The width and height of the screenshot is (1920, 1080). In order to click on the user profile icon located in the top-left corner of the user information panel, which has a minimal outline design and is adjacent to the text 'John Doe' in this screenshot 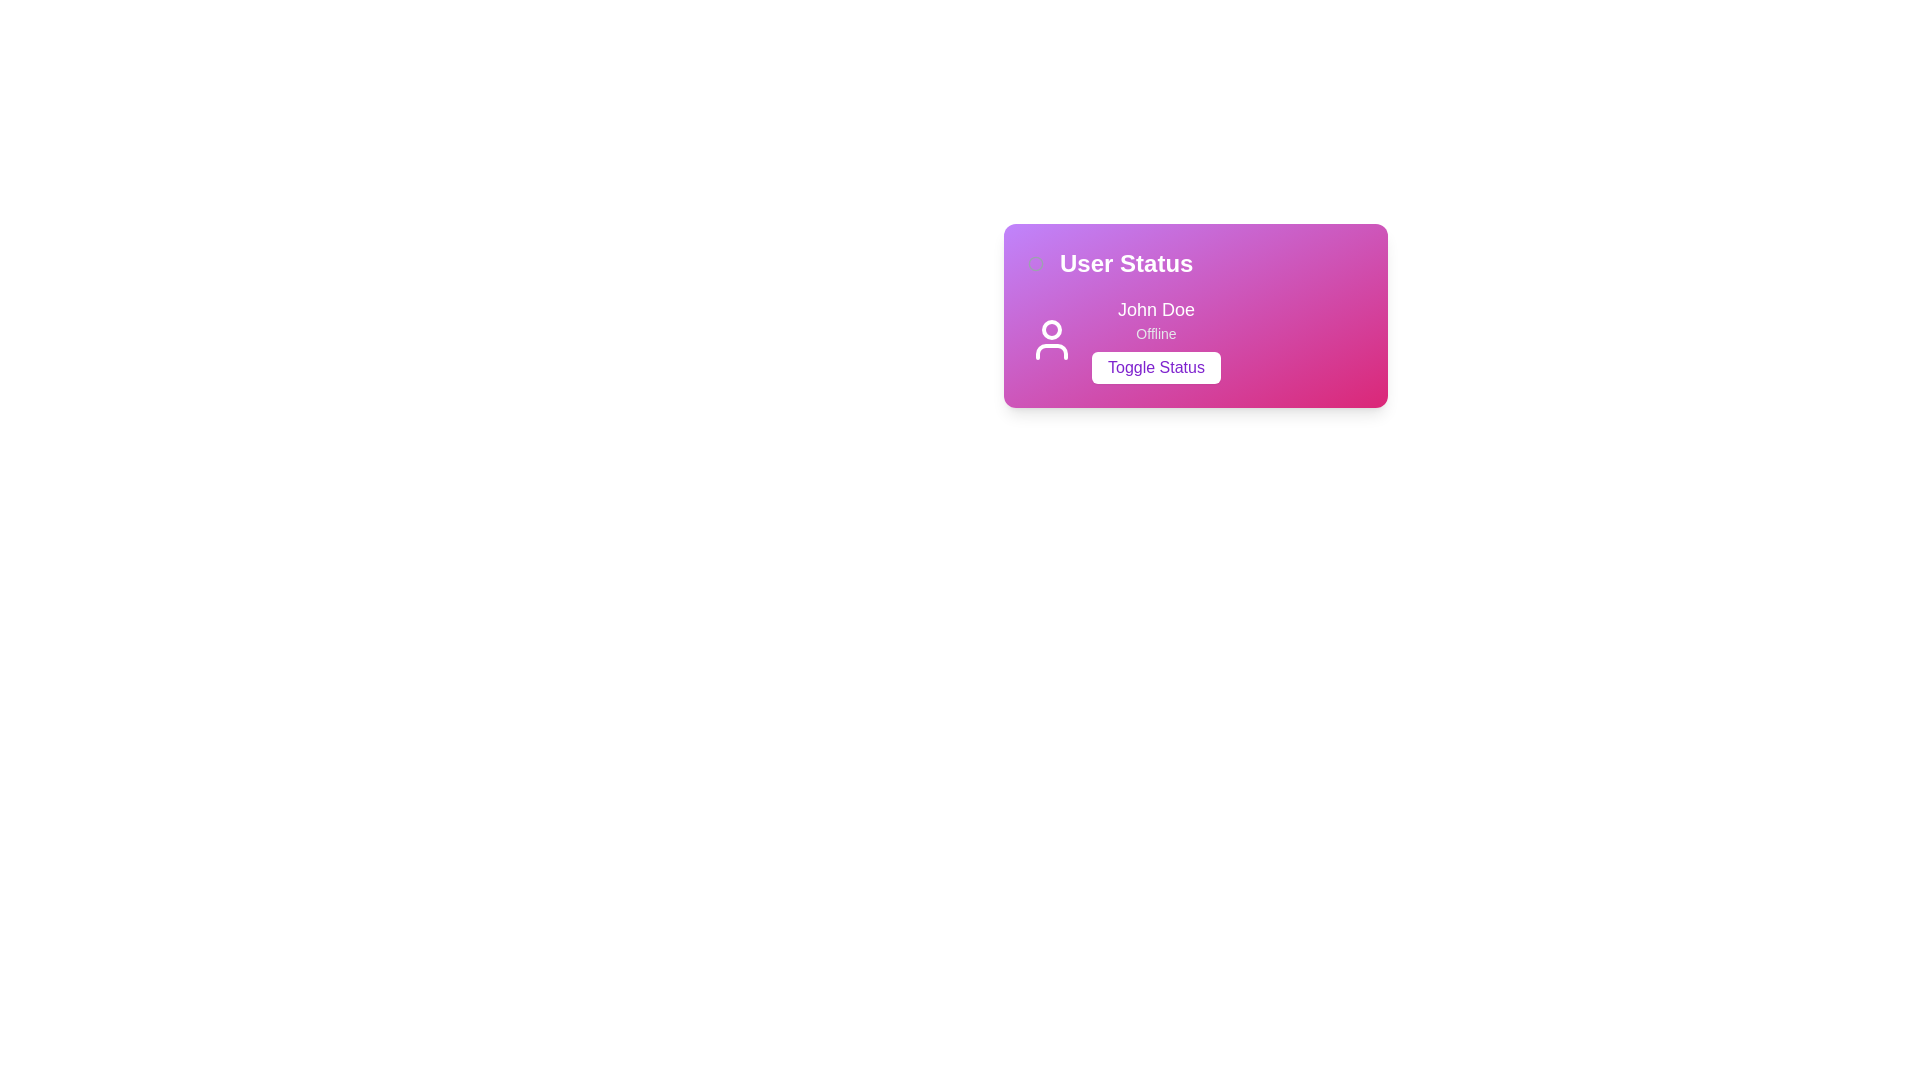, I will do `click(1050, 338)`.